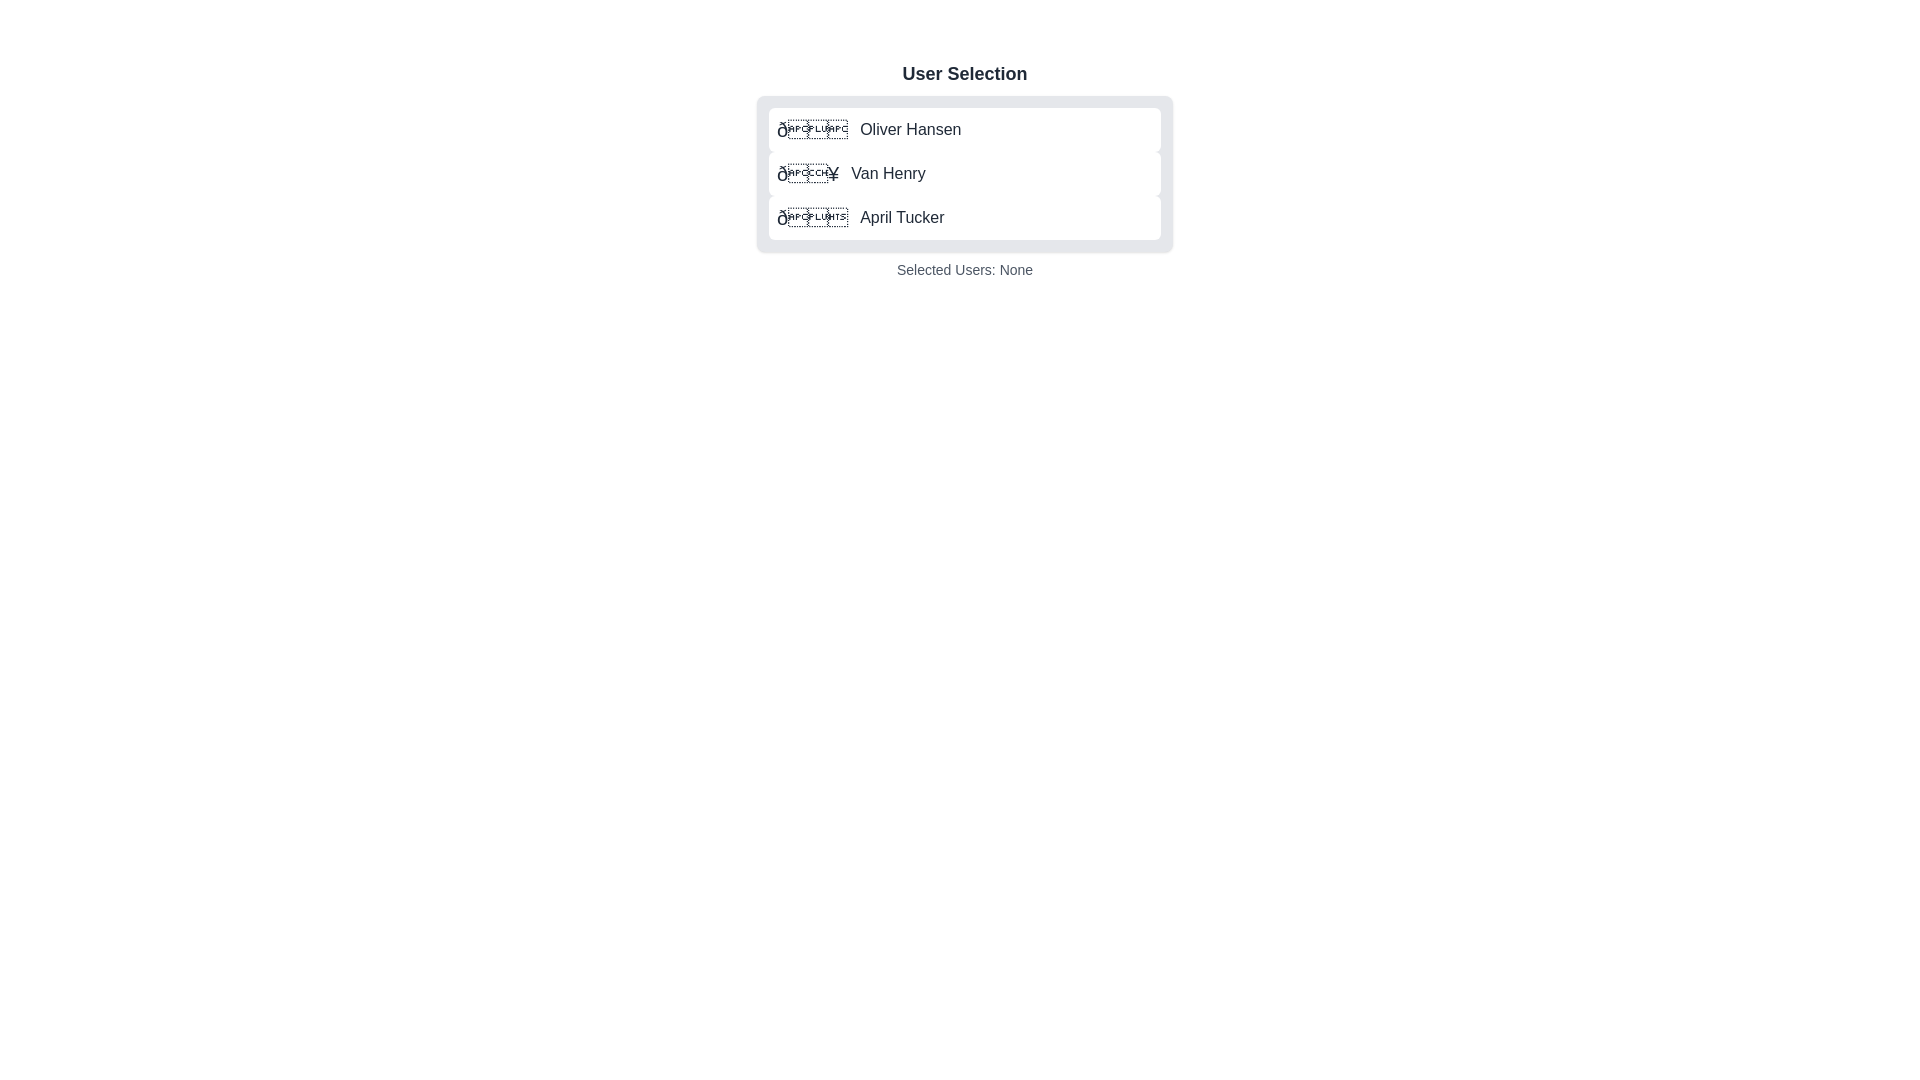 The image size is (1920, 1080). What do you see at coordinates (909, 130) in the screenshot?
I see `the static text label representing the user 'Oliver Hansen', which is the first entry in the 'User Selection' list, positioned to the right of an emoji-like symbol` at bounding box center [909, 130].